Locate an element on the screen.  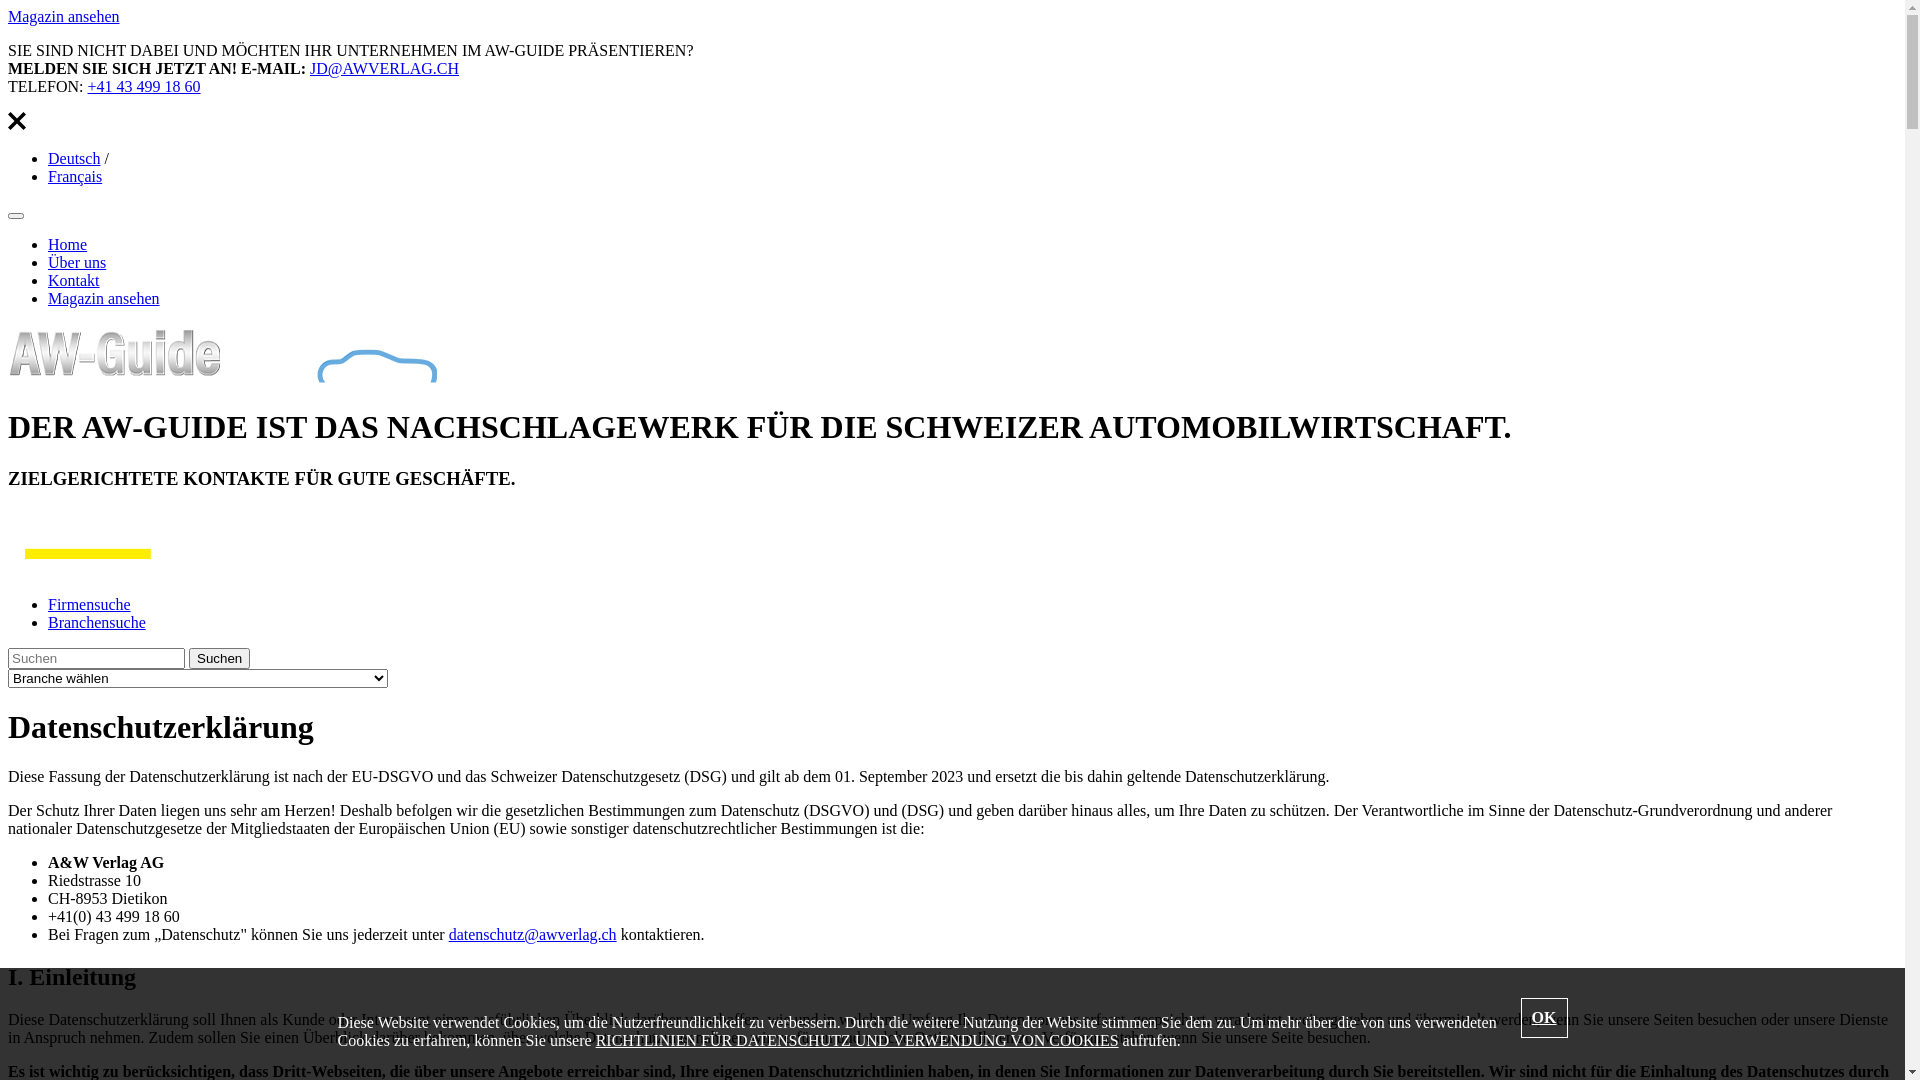
'datenschutz@awverlag.ch' is located at coordinates (532, 934).